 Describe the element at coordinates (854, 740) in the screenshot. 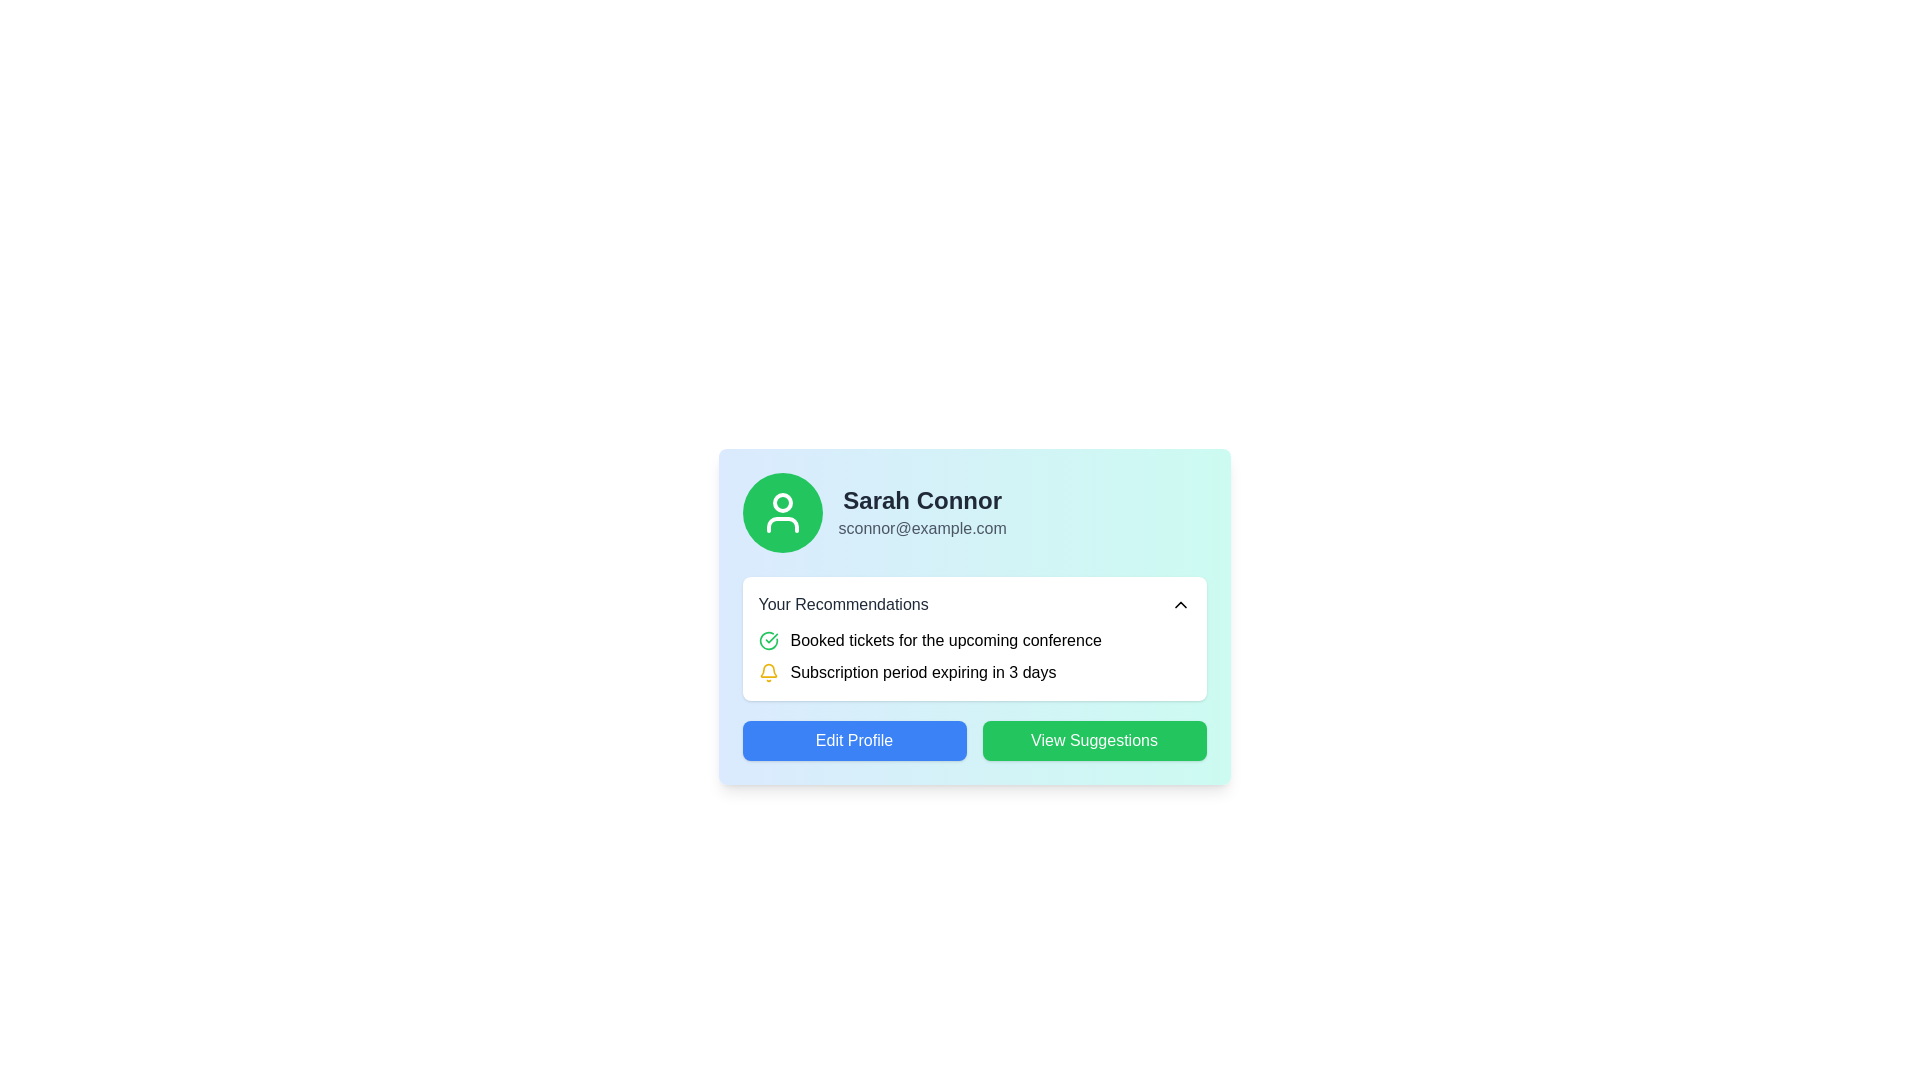

I see `the leftmost button in the user profile card layout to initiate editing the profile information` at that location.